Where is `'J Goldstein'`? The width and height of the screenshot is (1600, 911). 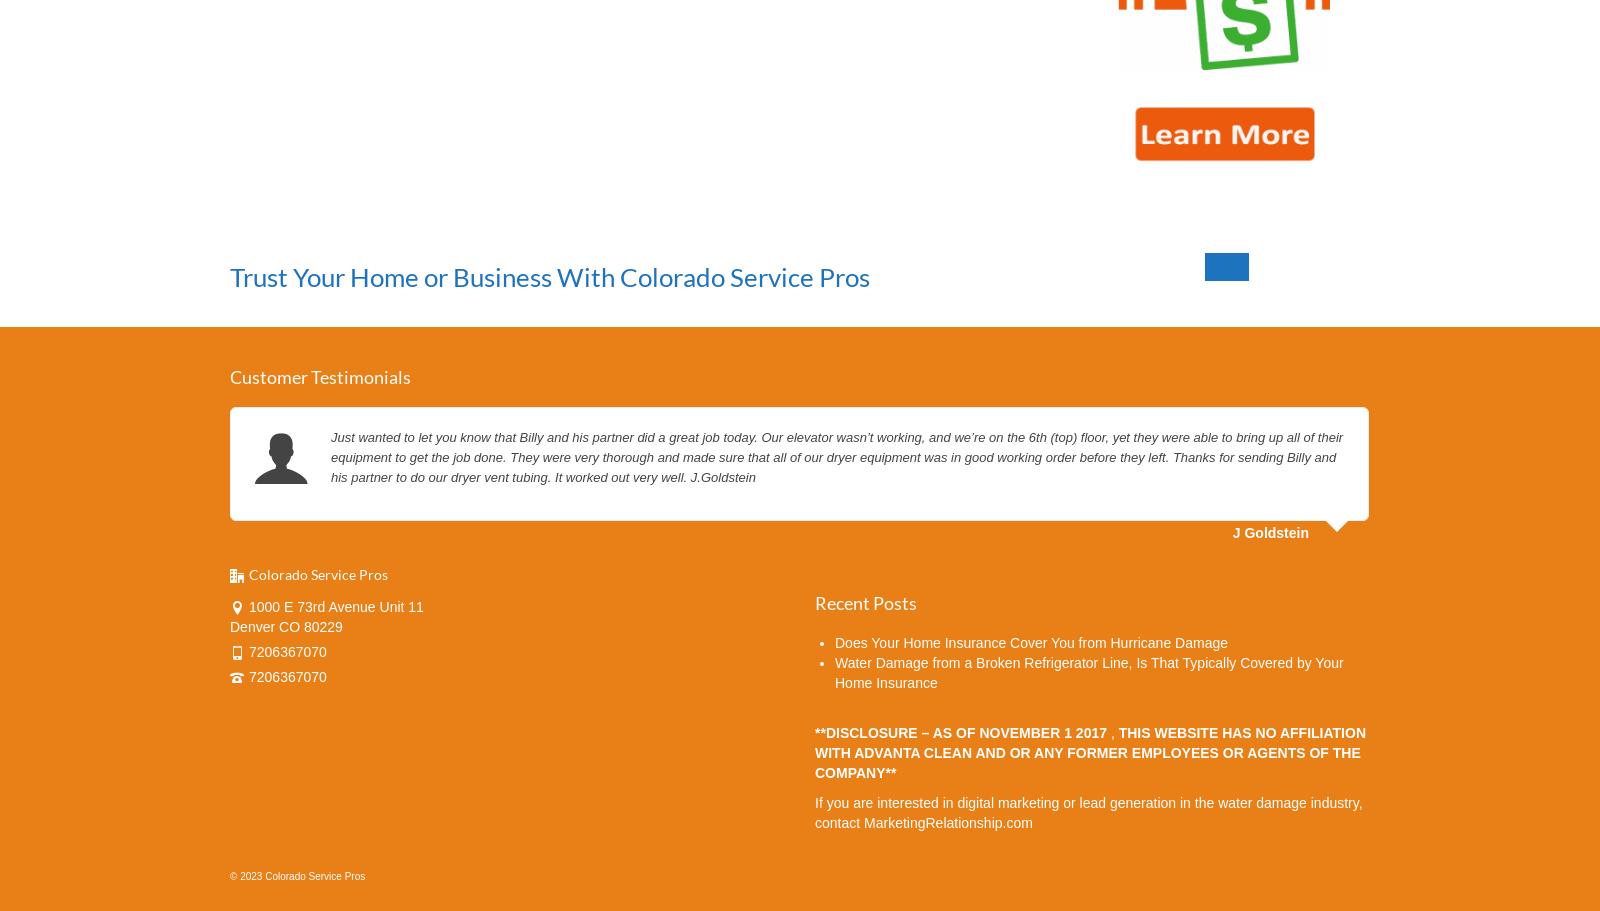
'J Goldstein' is located at coordinates (1269, 531).